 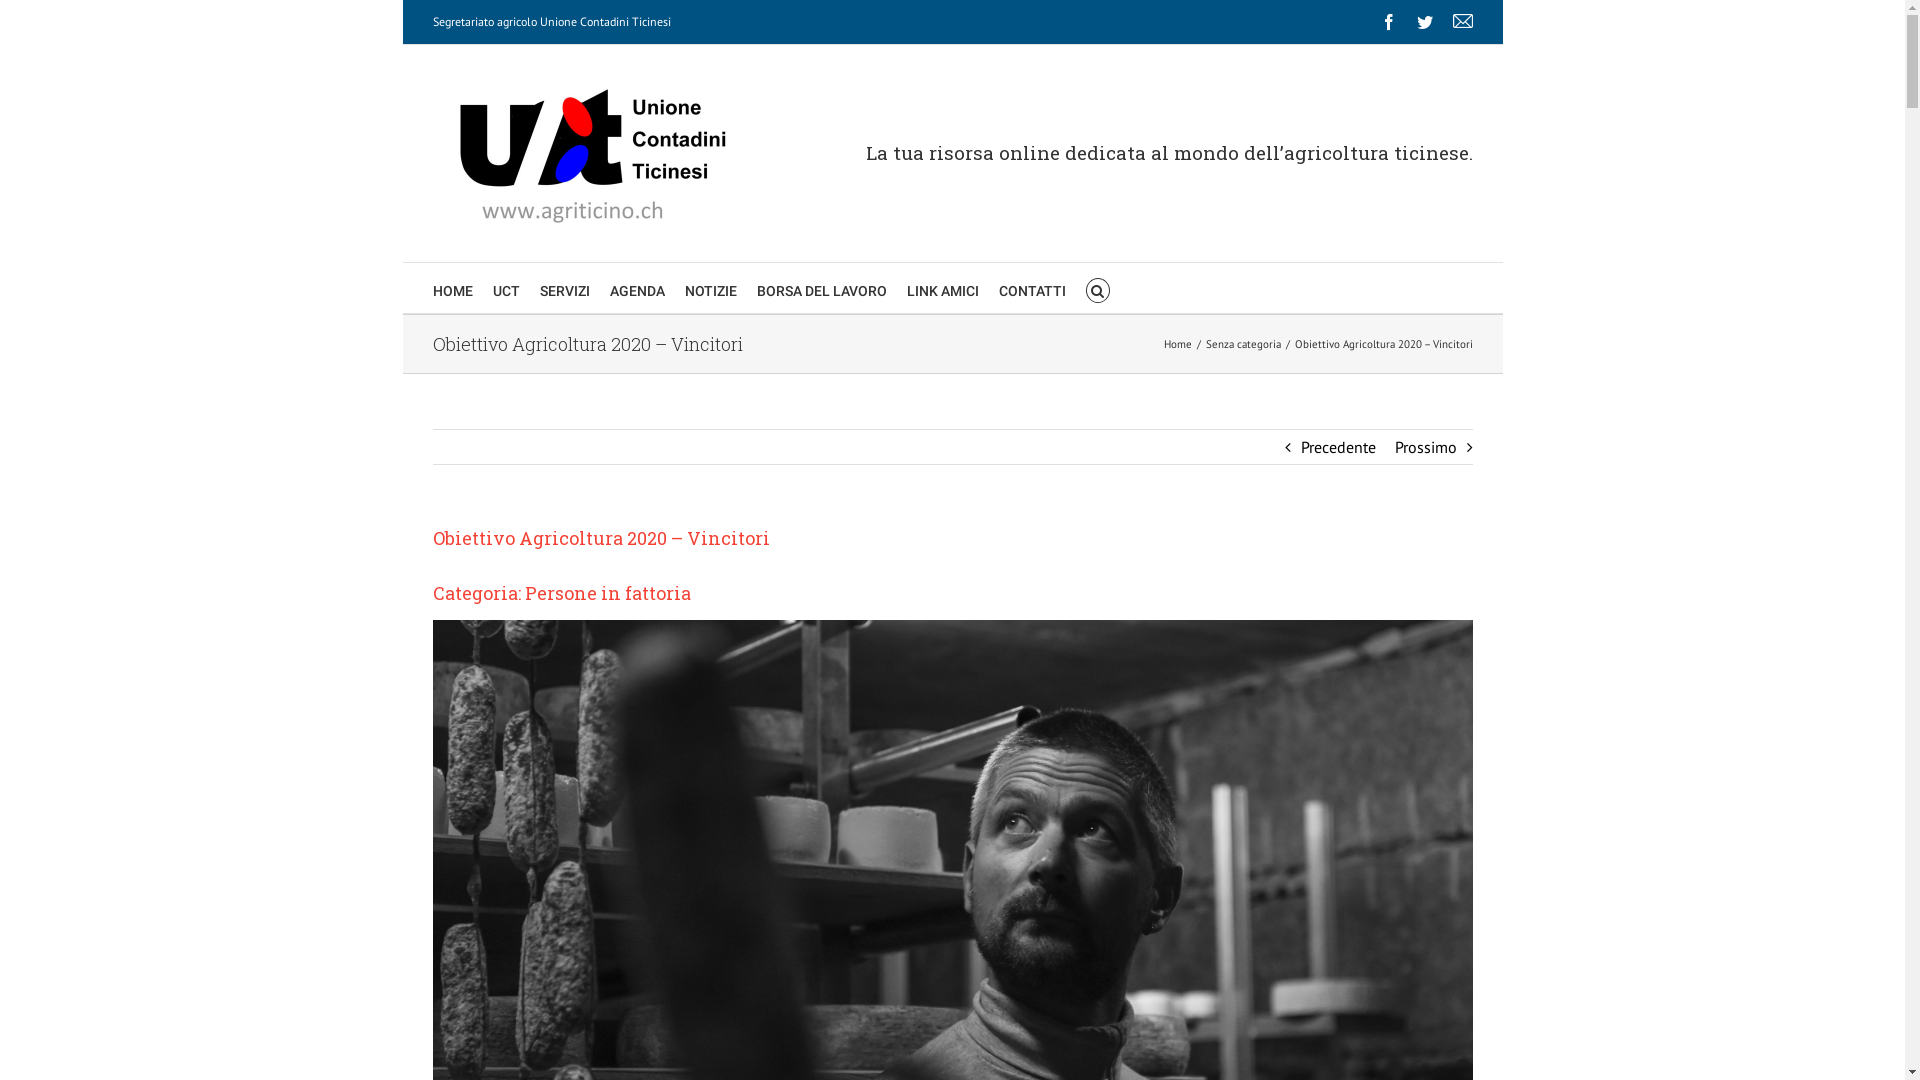 I want to click on 'facebook', so click(x=1386, y=22).